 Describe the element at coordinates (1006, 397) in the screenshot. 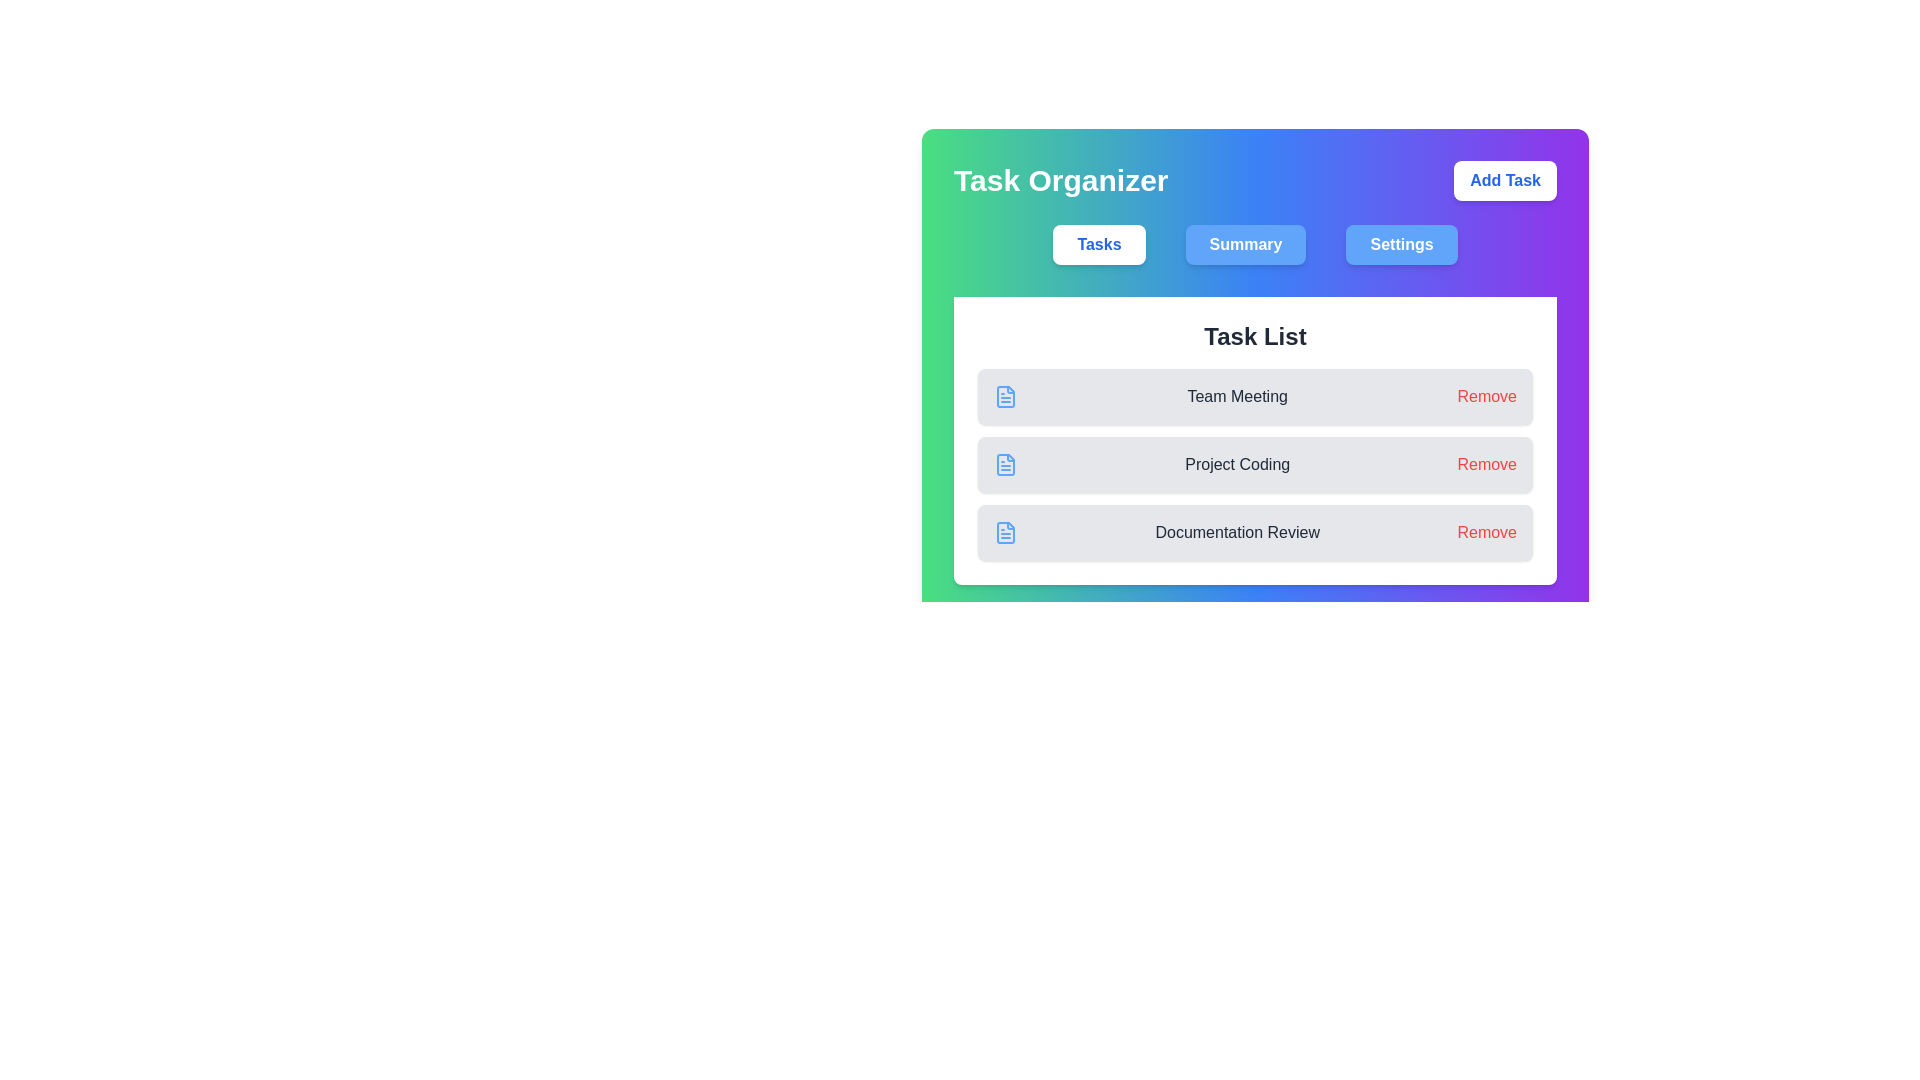

I see `the file icon with a blue border located to the left of the 'Team Meeting' text in the task list section` at that location.